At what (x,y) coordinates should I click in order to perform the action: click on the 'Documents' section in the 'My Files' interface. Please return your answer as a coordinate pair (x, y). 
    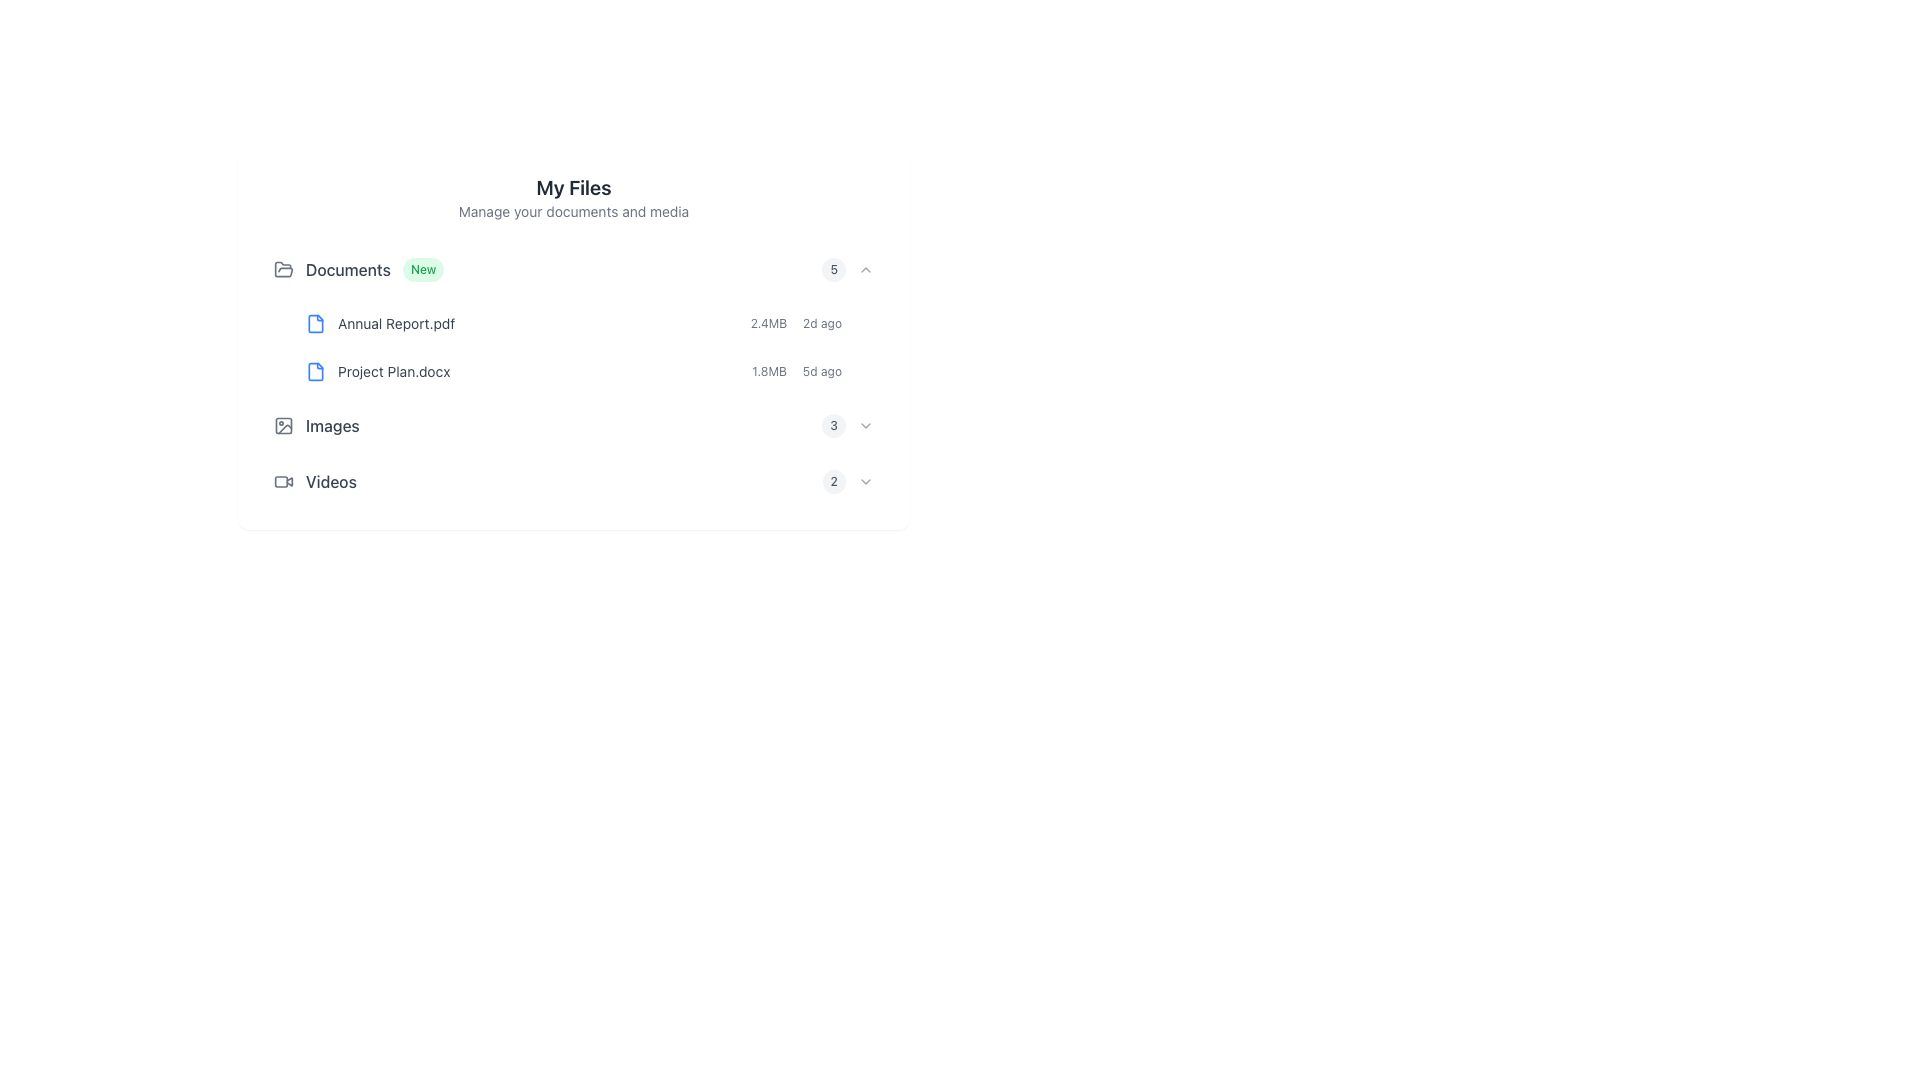
    Looking at the image, I should click on (573, 319).